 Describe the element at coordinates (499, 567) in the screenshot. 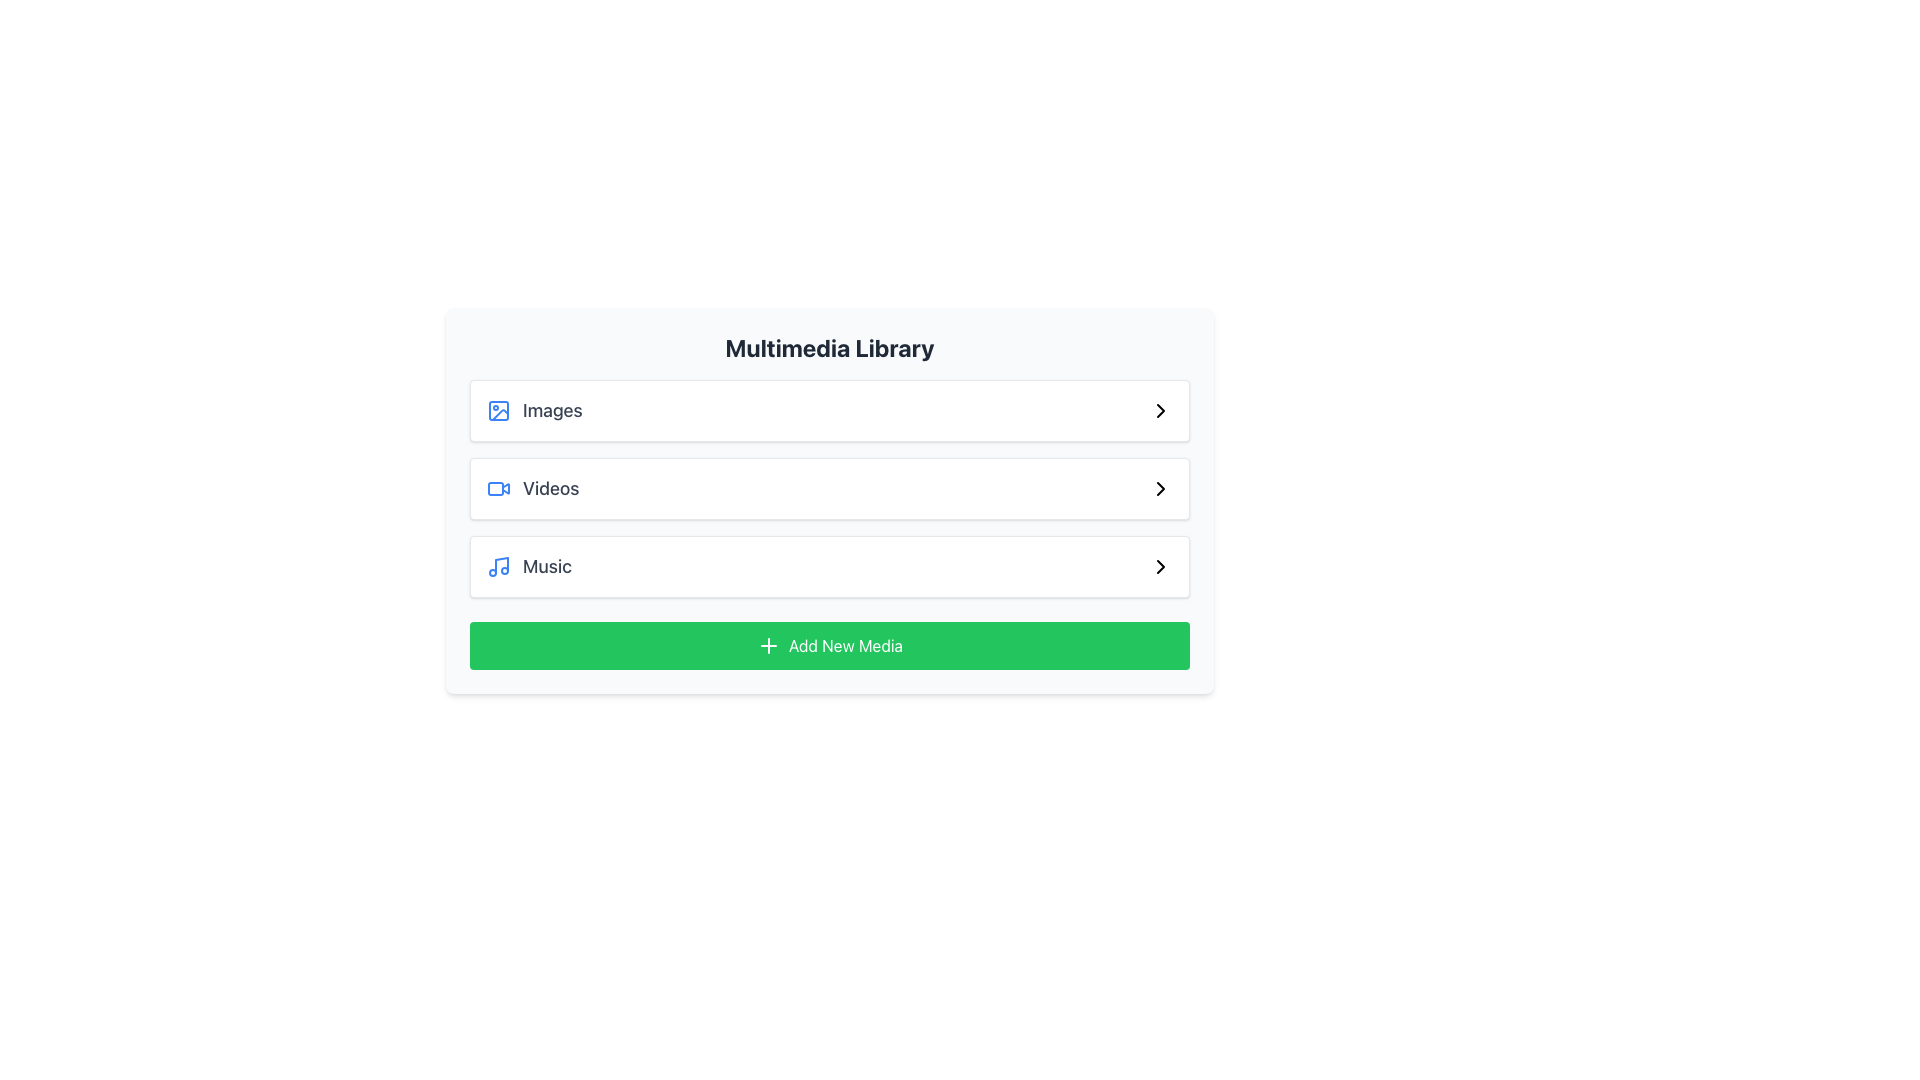

I see `the decorative Music icon in the Multimedia Library interface, located near the left side of the Music label` at that location.